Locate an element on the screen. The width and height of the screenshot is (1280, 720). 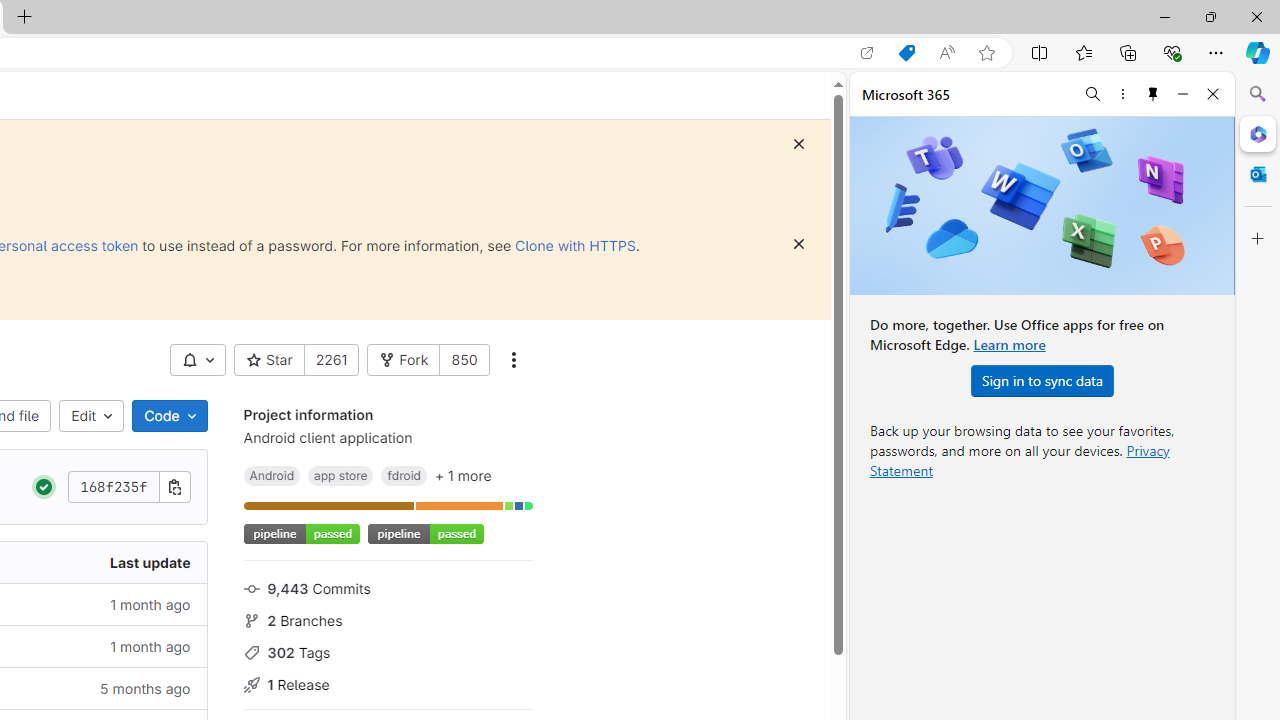
'Code' is located at coordinates (169, 415).